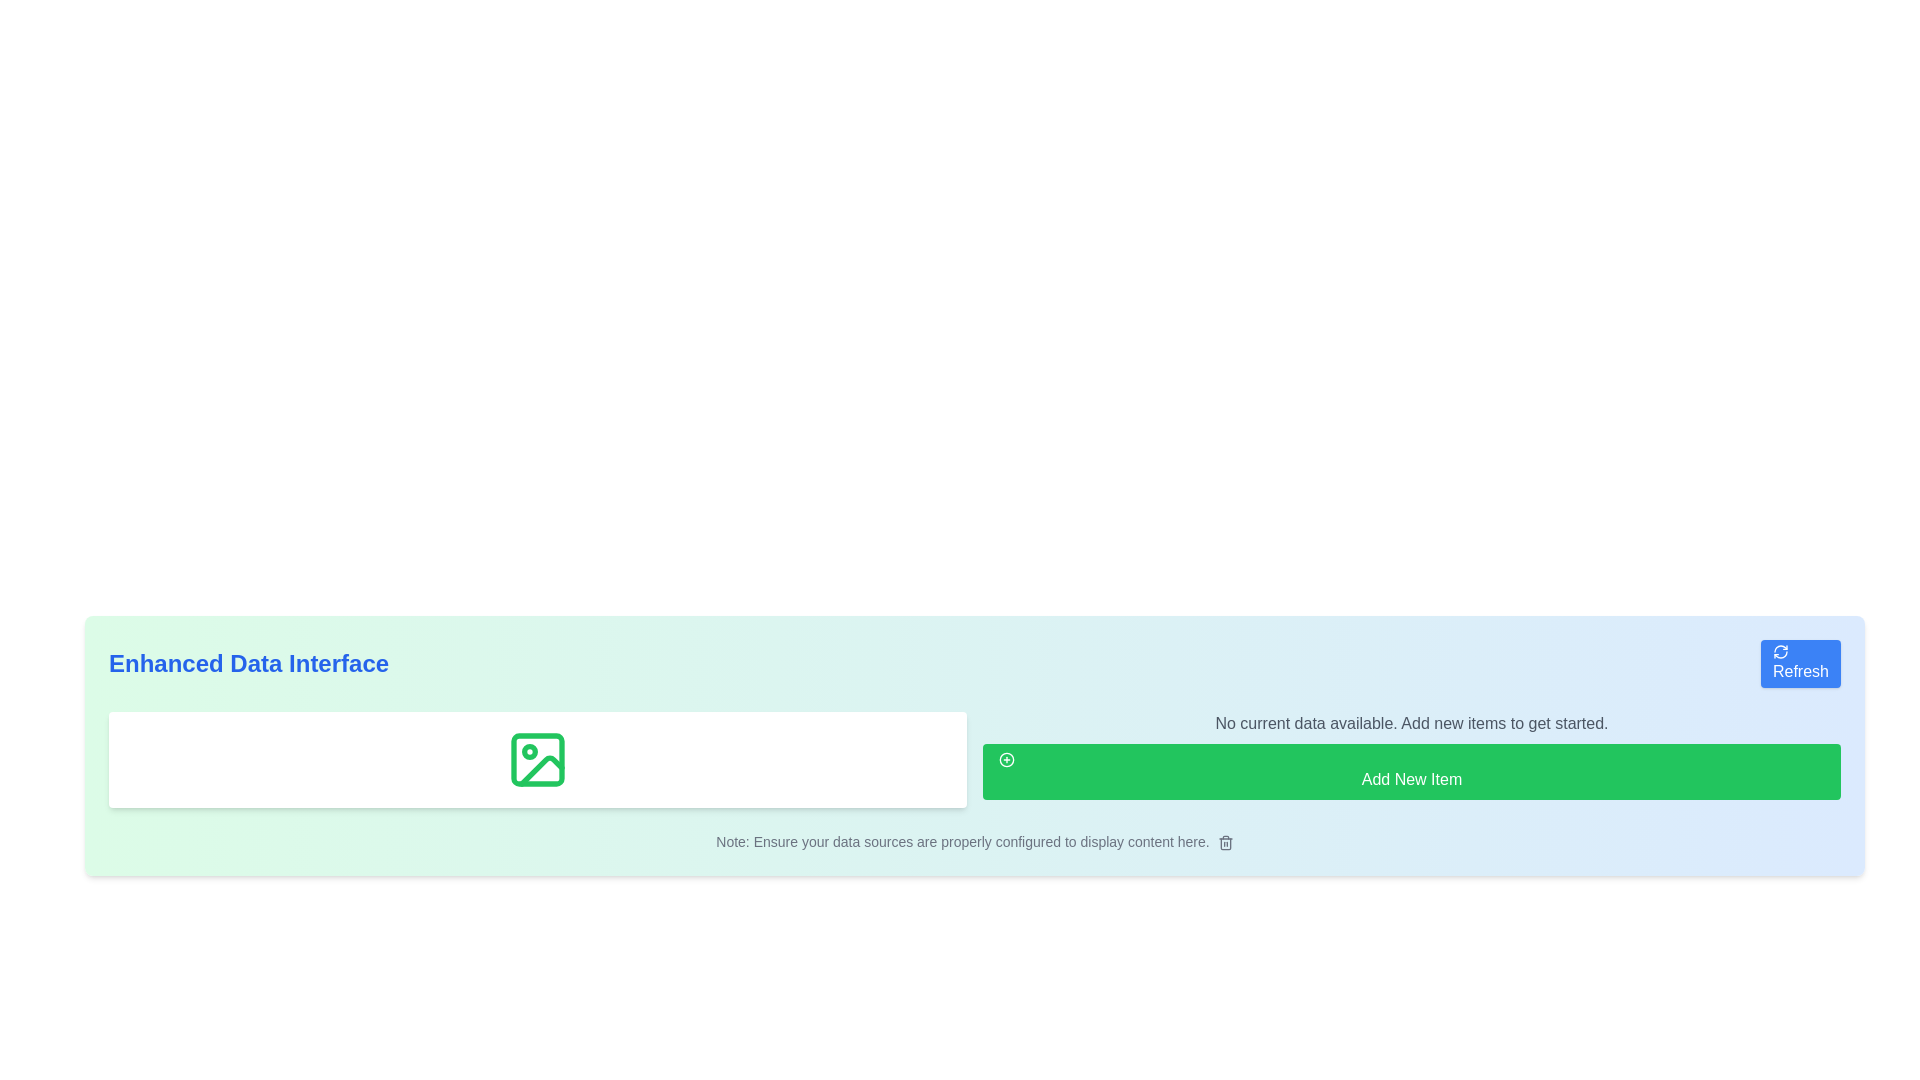 This screenshot has height=1080, width=1920. I want to click on the small trash can icon, which is positioned to the far right of the warning text about ensuring proper configuration of data sources, so click(1224, 843).